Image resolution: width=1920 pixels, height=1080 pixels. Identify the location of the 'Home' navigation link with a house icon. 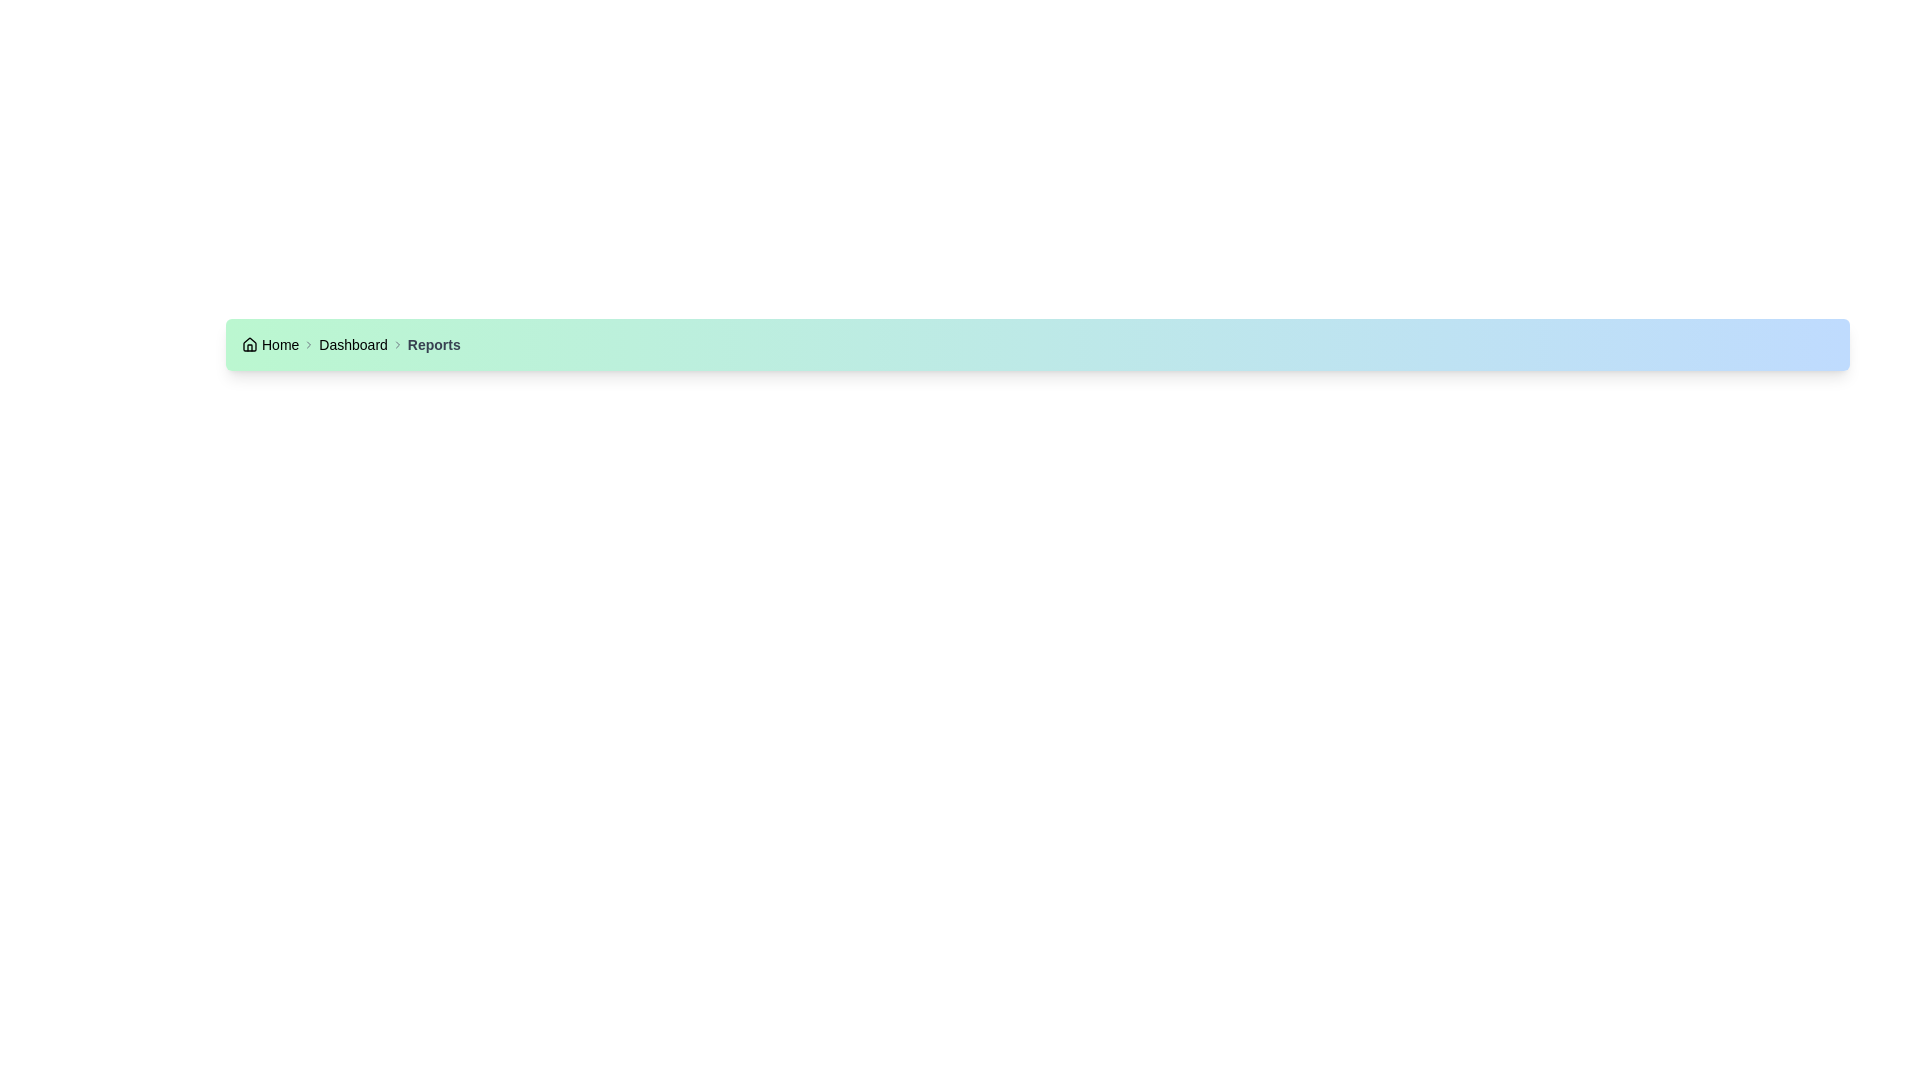
(269, 343).